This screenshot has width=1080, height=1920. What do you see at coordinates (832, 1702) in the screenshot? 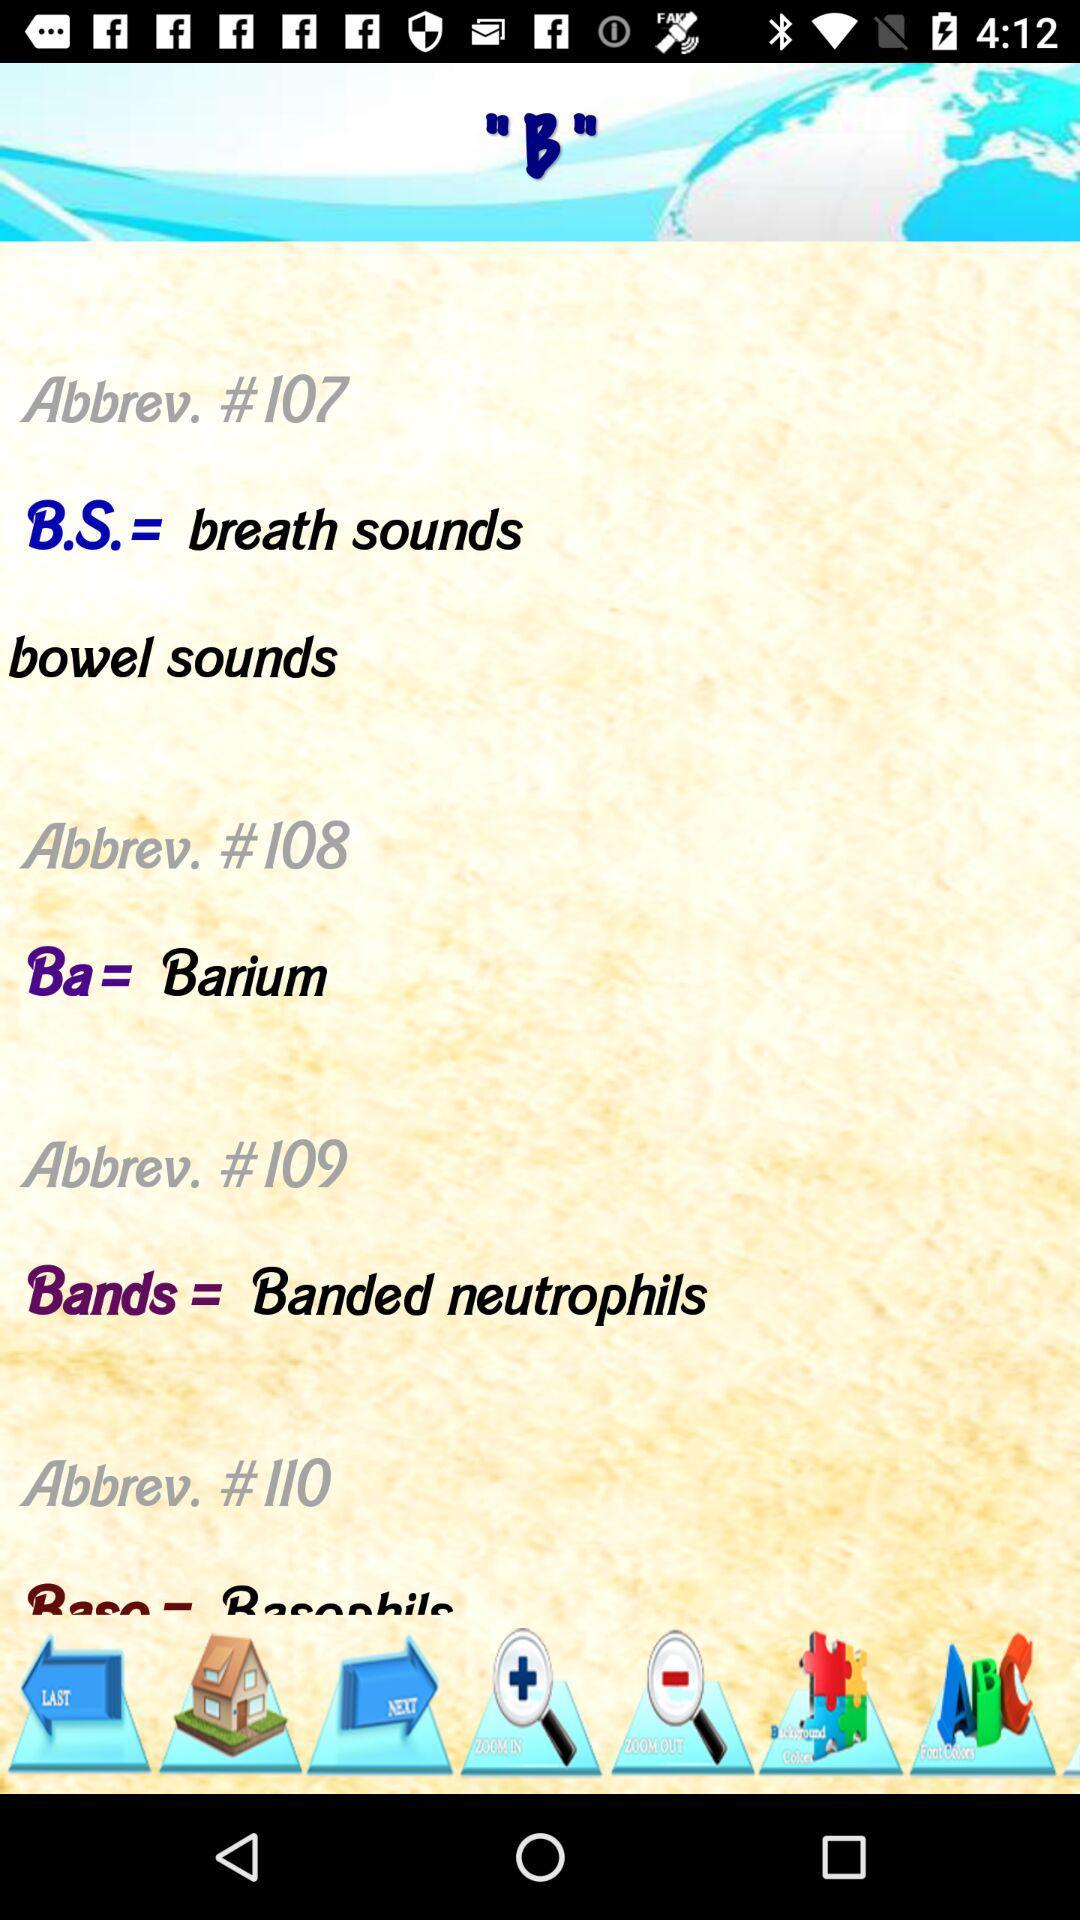
I see `abbreviation` at bounding box center [832, 1702].